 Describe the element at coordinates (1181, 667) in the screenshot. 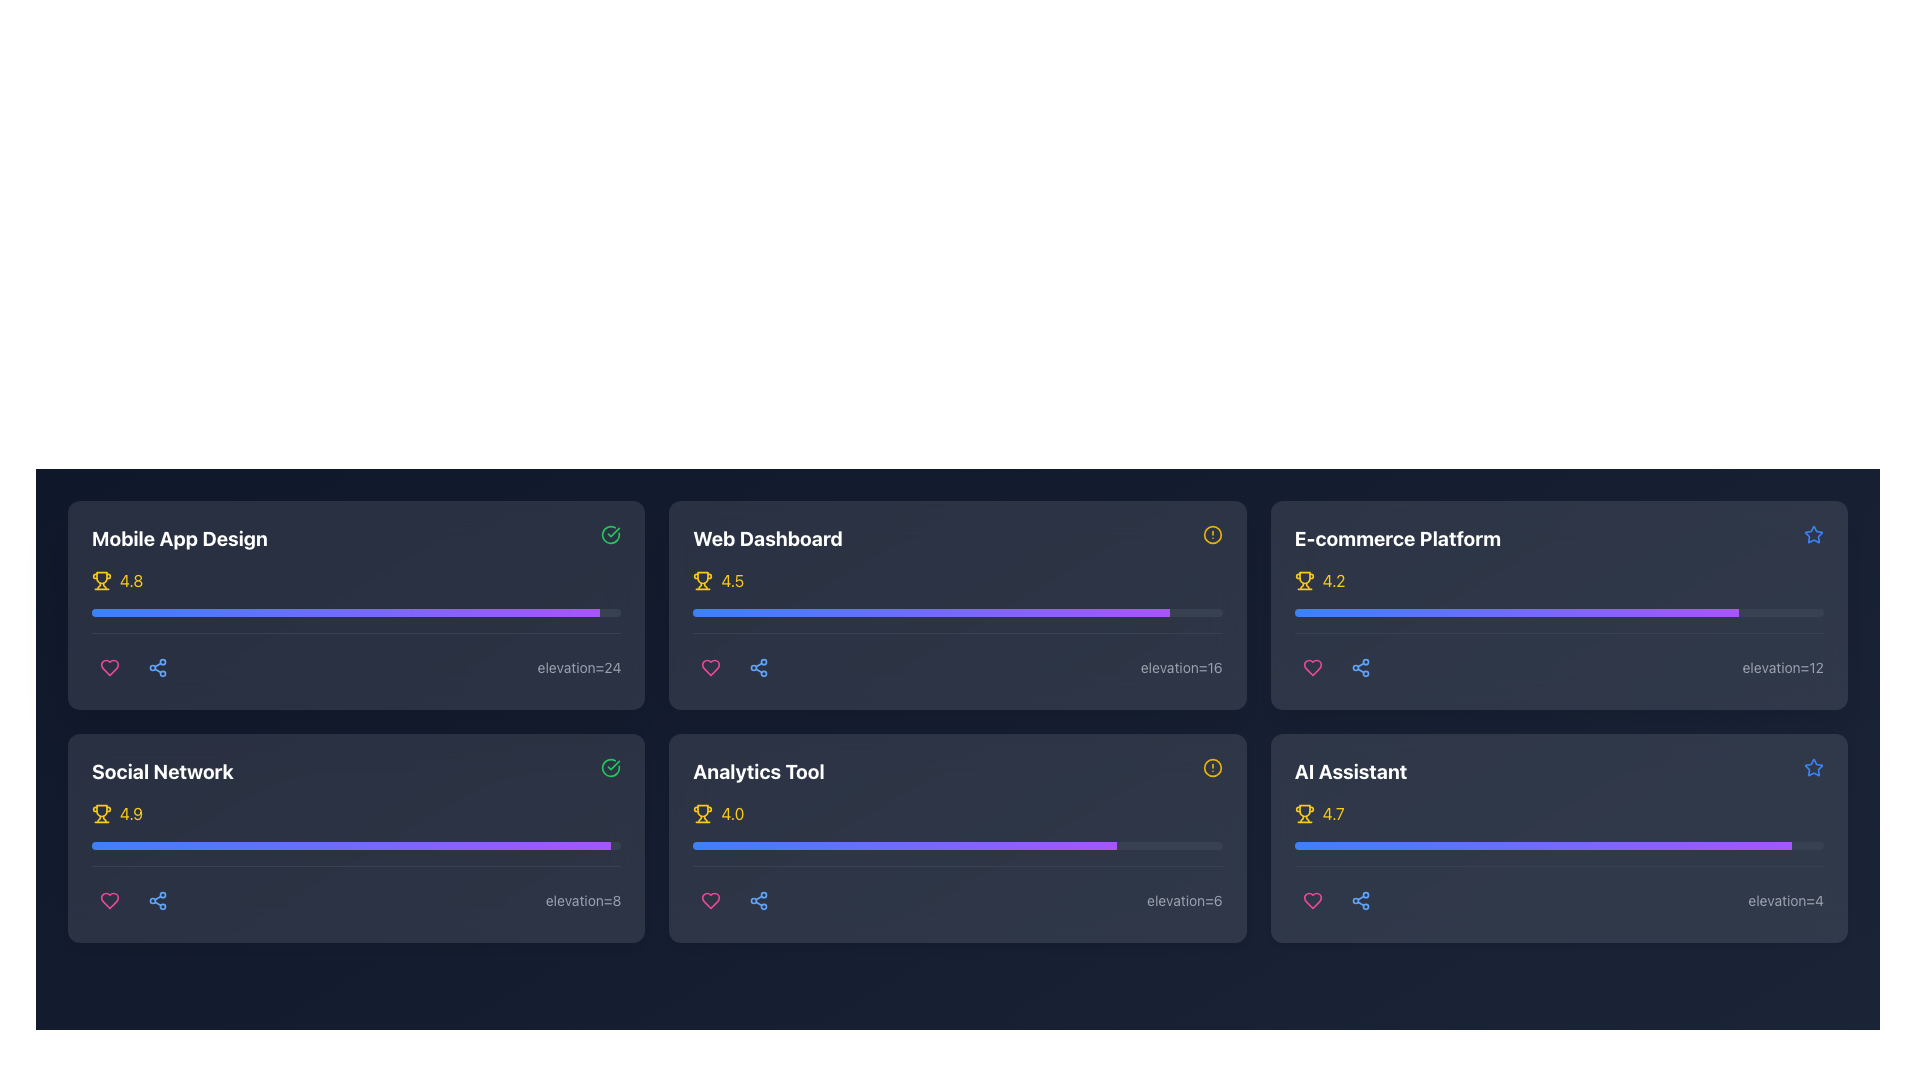

I see `the text label displaying 'elevation=16' located at the bottom-right corner of the 'Web Dashboard' card` at that location.